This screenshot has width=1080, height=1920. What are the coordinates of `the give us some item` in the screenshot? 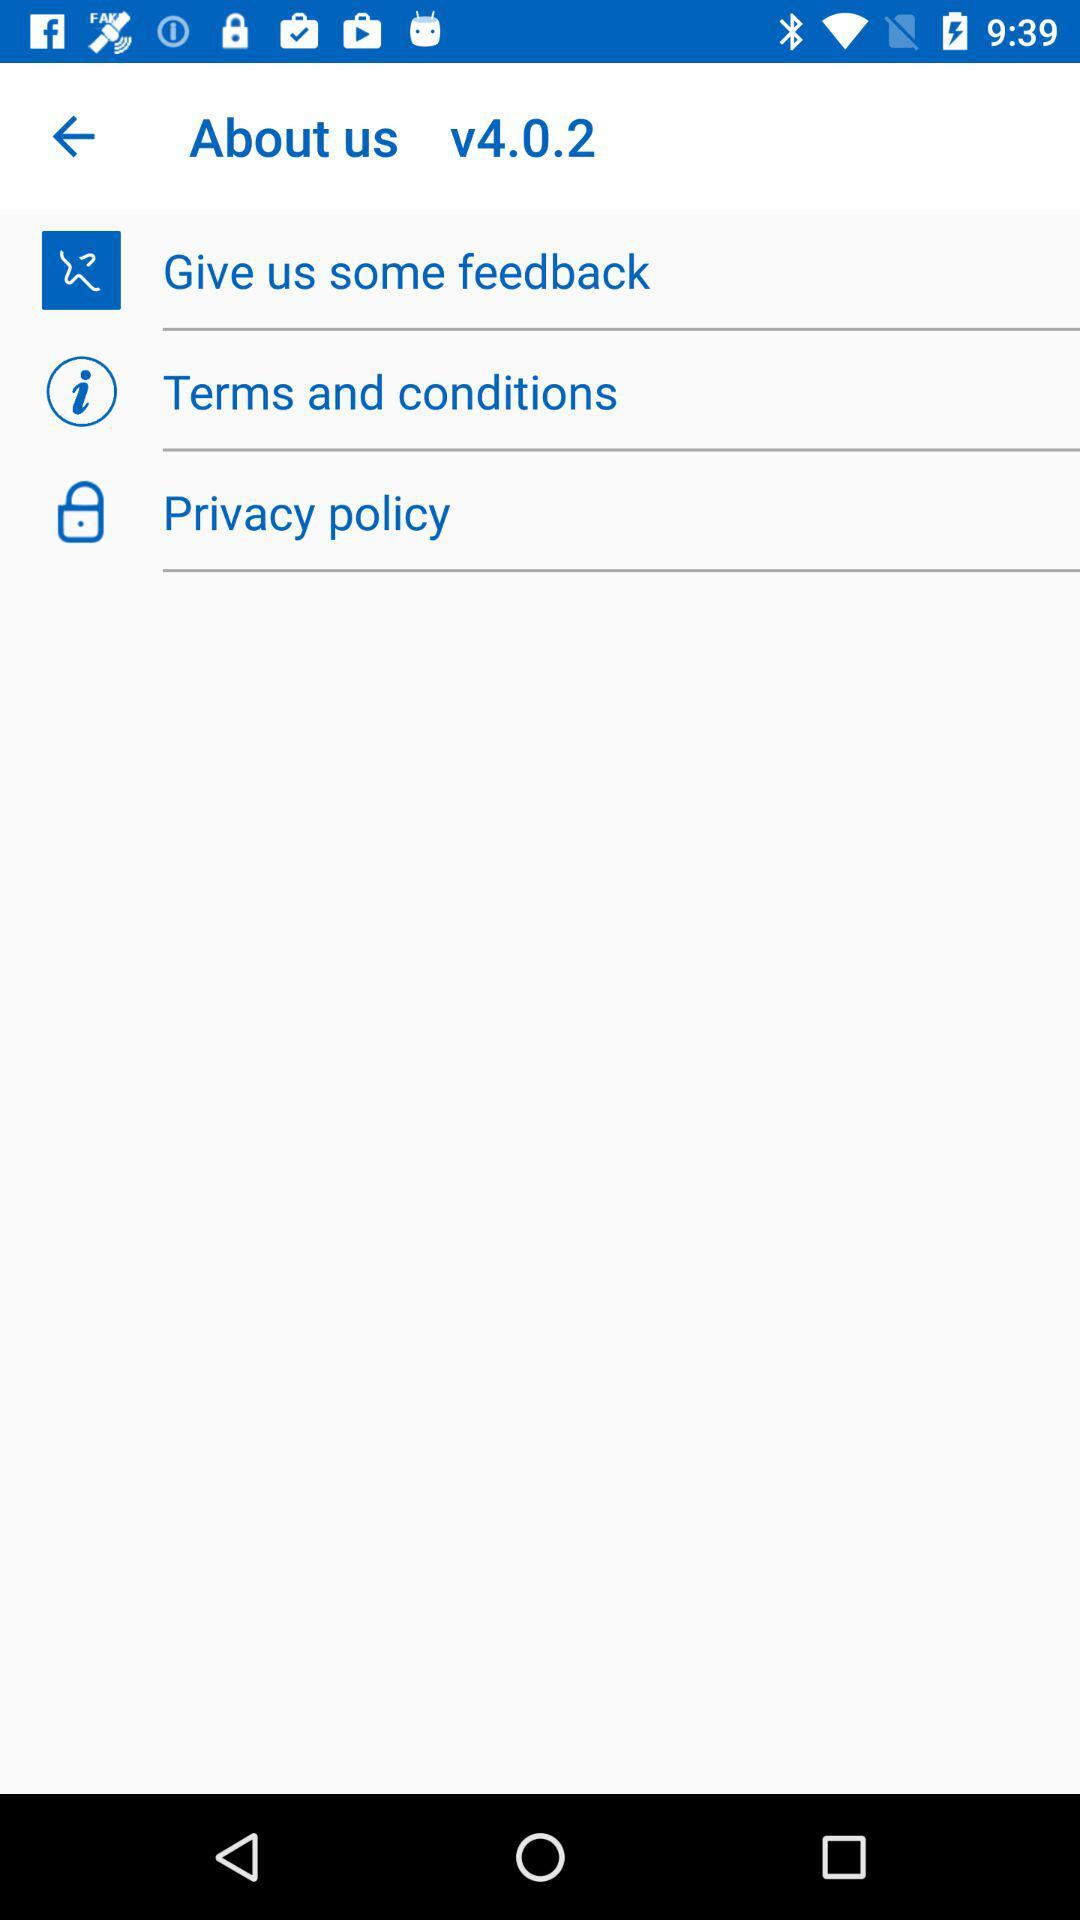 It's located at (609, 269).